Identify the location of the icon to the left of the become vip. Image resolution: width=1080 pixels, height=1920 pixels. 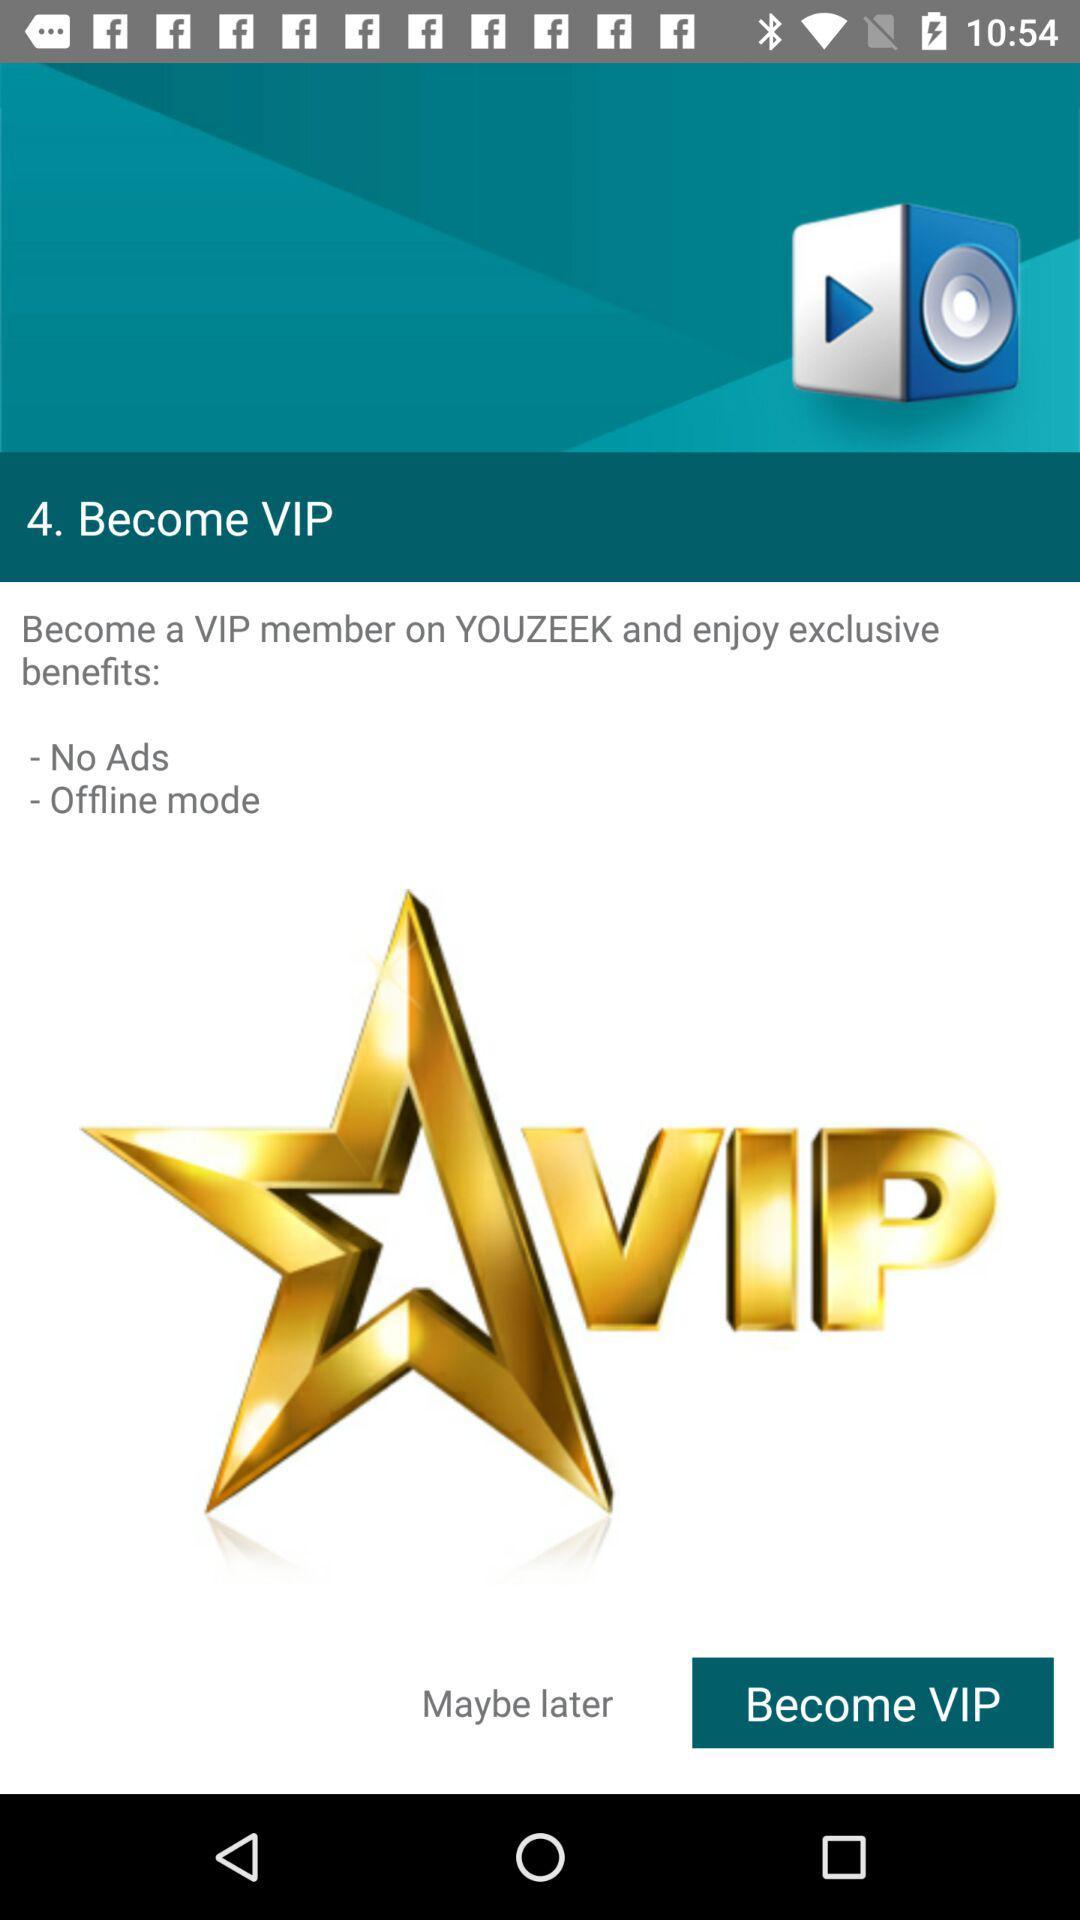
(516, 1701).